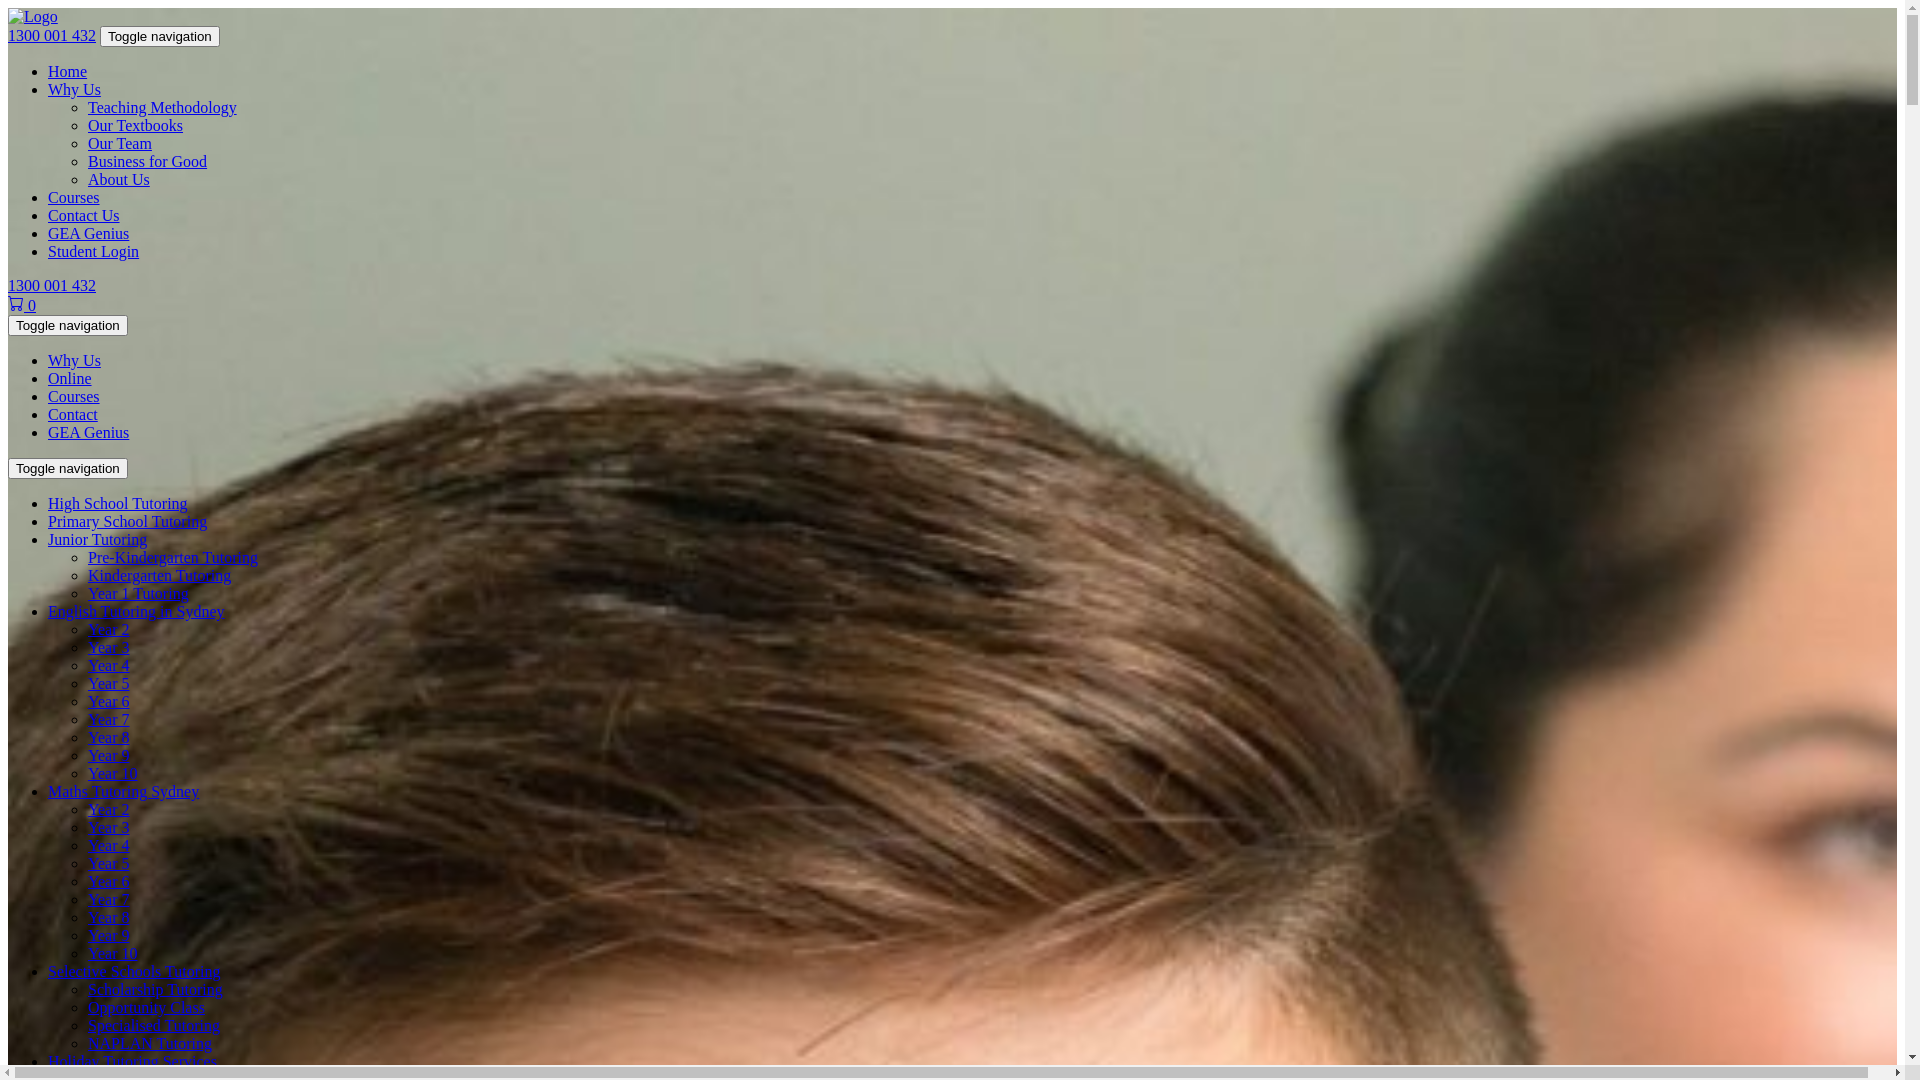  Describe the element at coordinates (122, 790) in the screenshot. I see `'Maths Tutoring Sydney'` at that location.